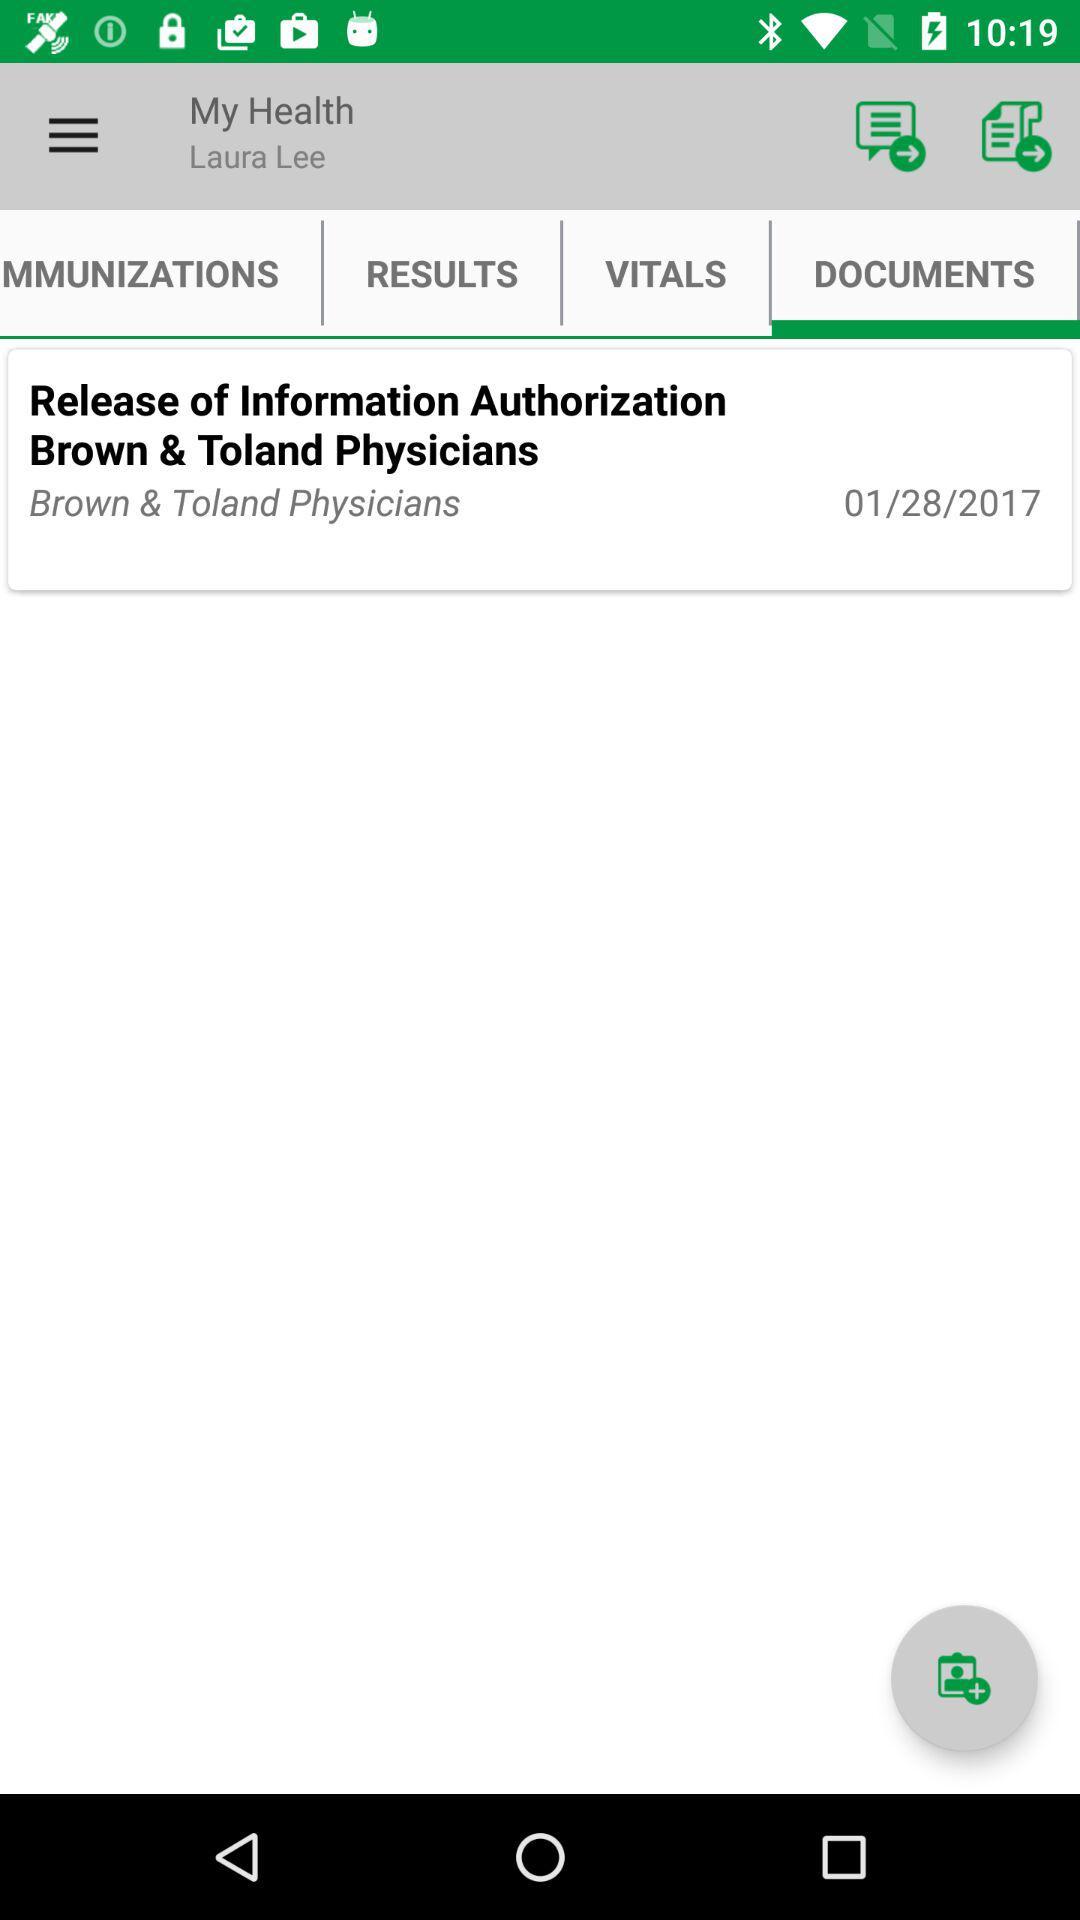 The height and width of the screenshot is (1920, 1080). Describe the element at coordinates (963, 1678) in the screenshot. I see `a document` at that location.